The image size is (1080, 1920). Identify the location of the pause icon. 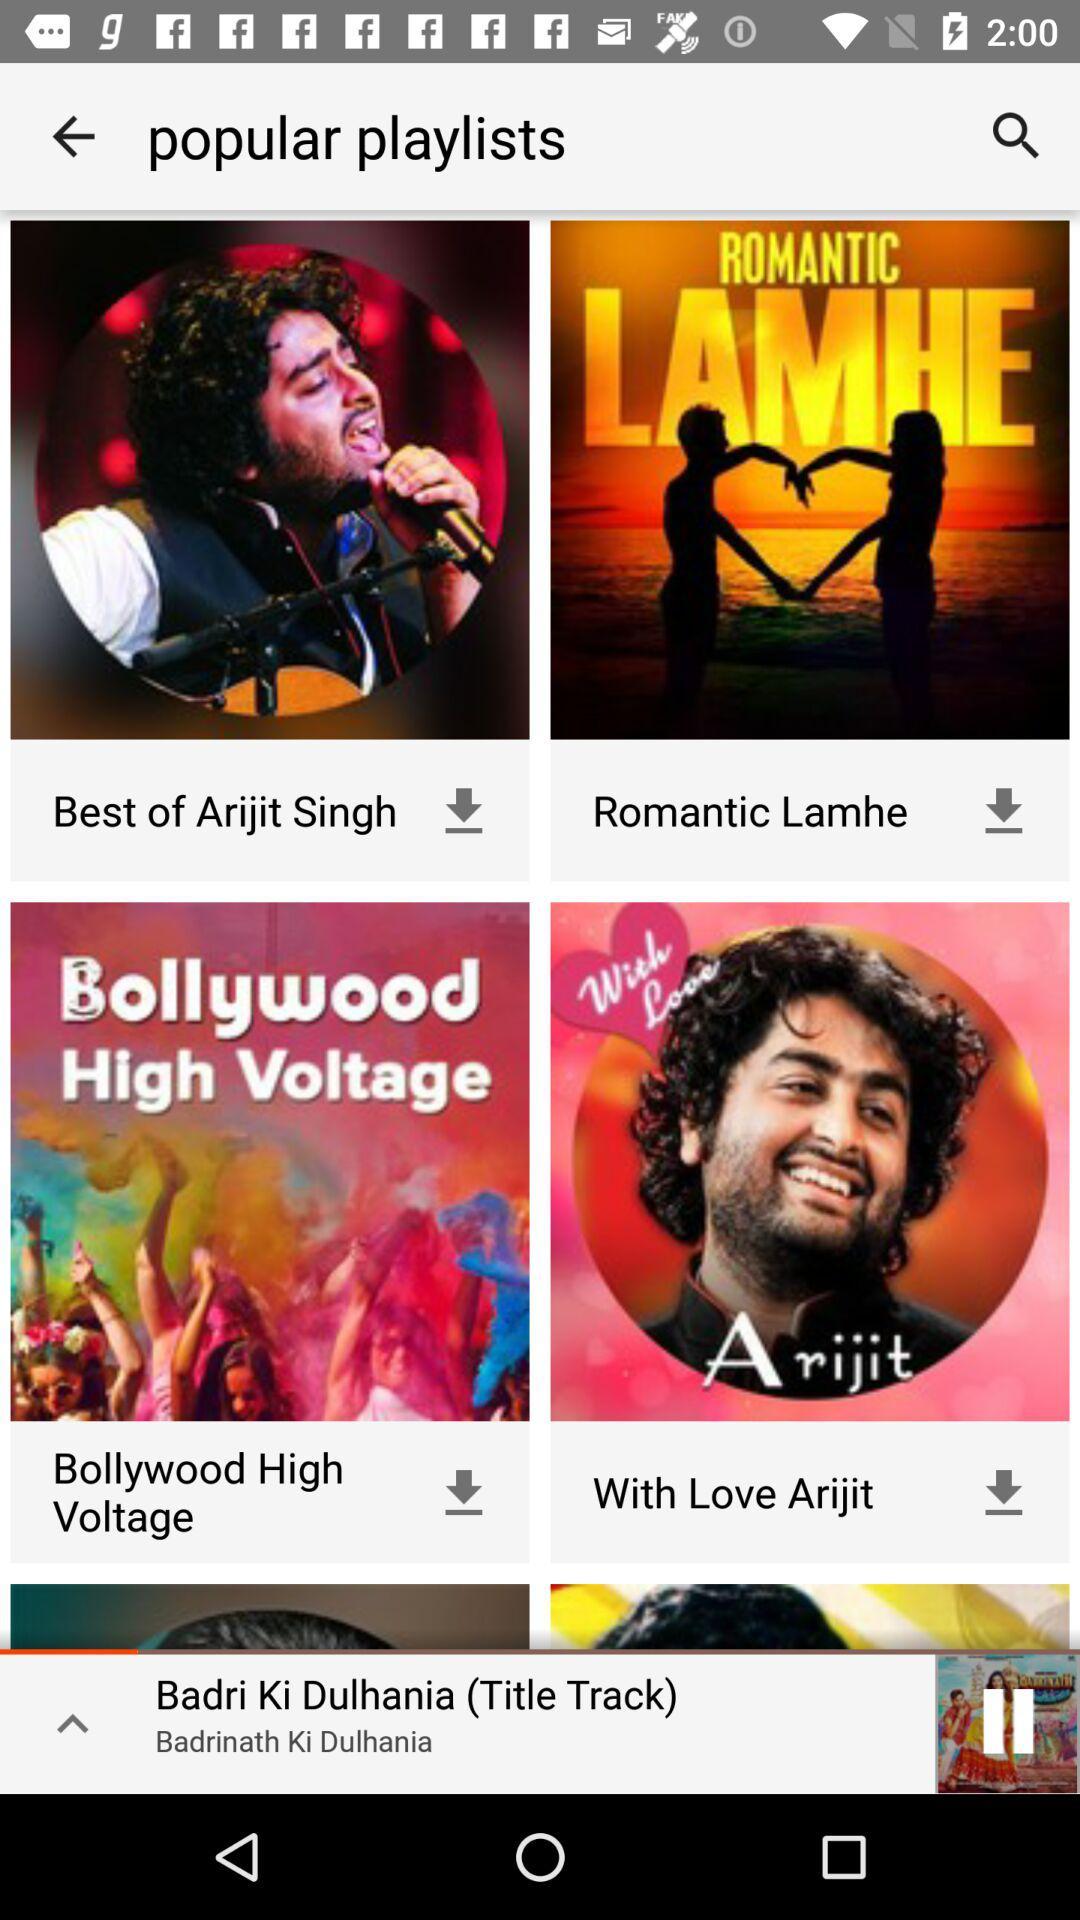
(1007, 1720).